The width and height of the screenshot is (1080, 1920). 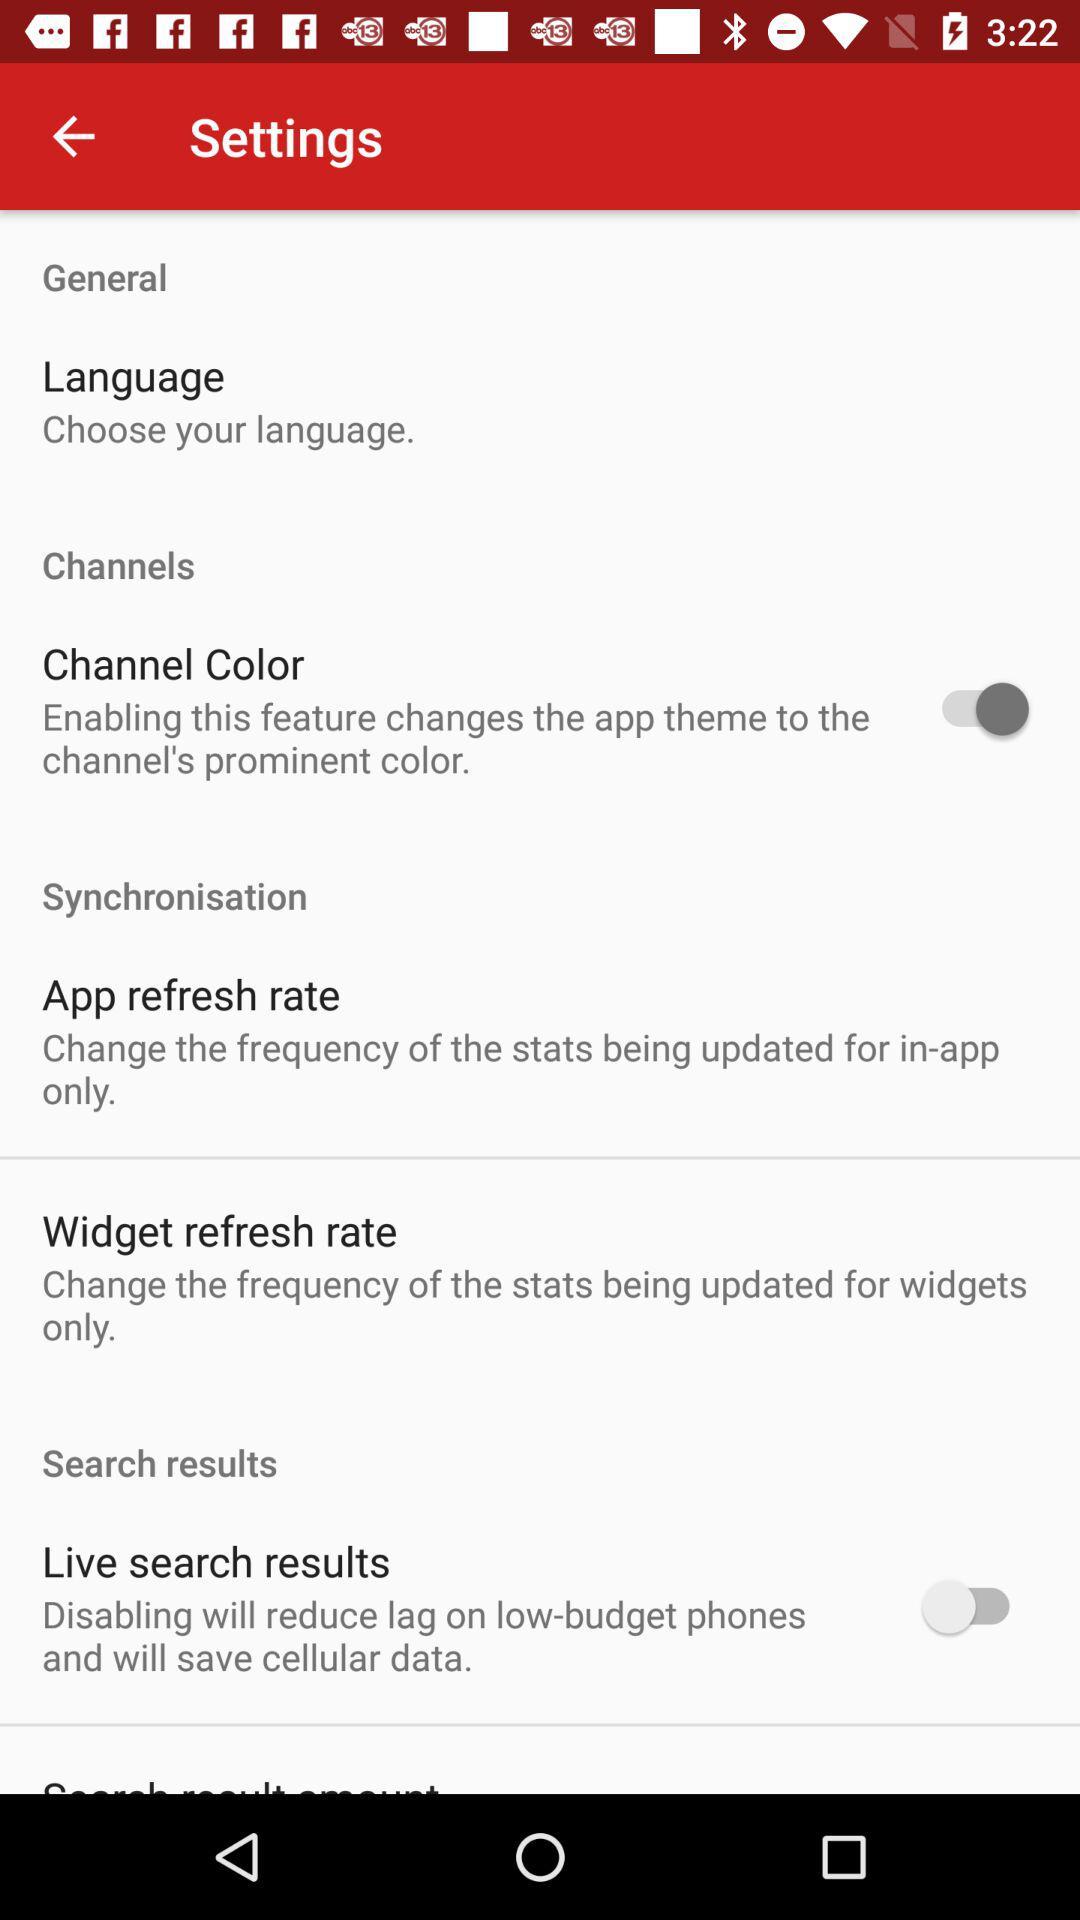 I want to click on item below disabling will reduce item, so click(x=239, y=1781).